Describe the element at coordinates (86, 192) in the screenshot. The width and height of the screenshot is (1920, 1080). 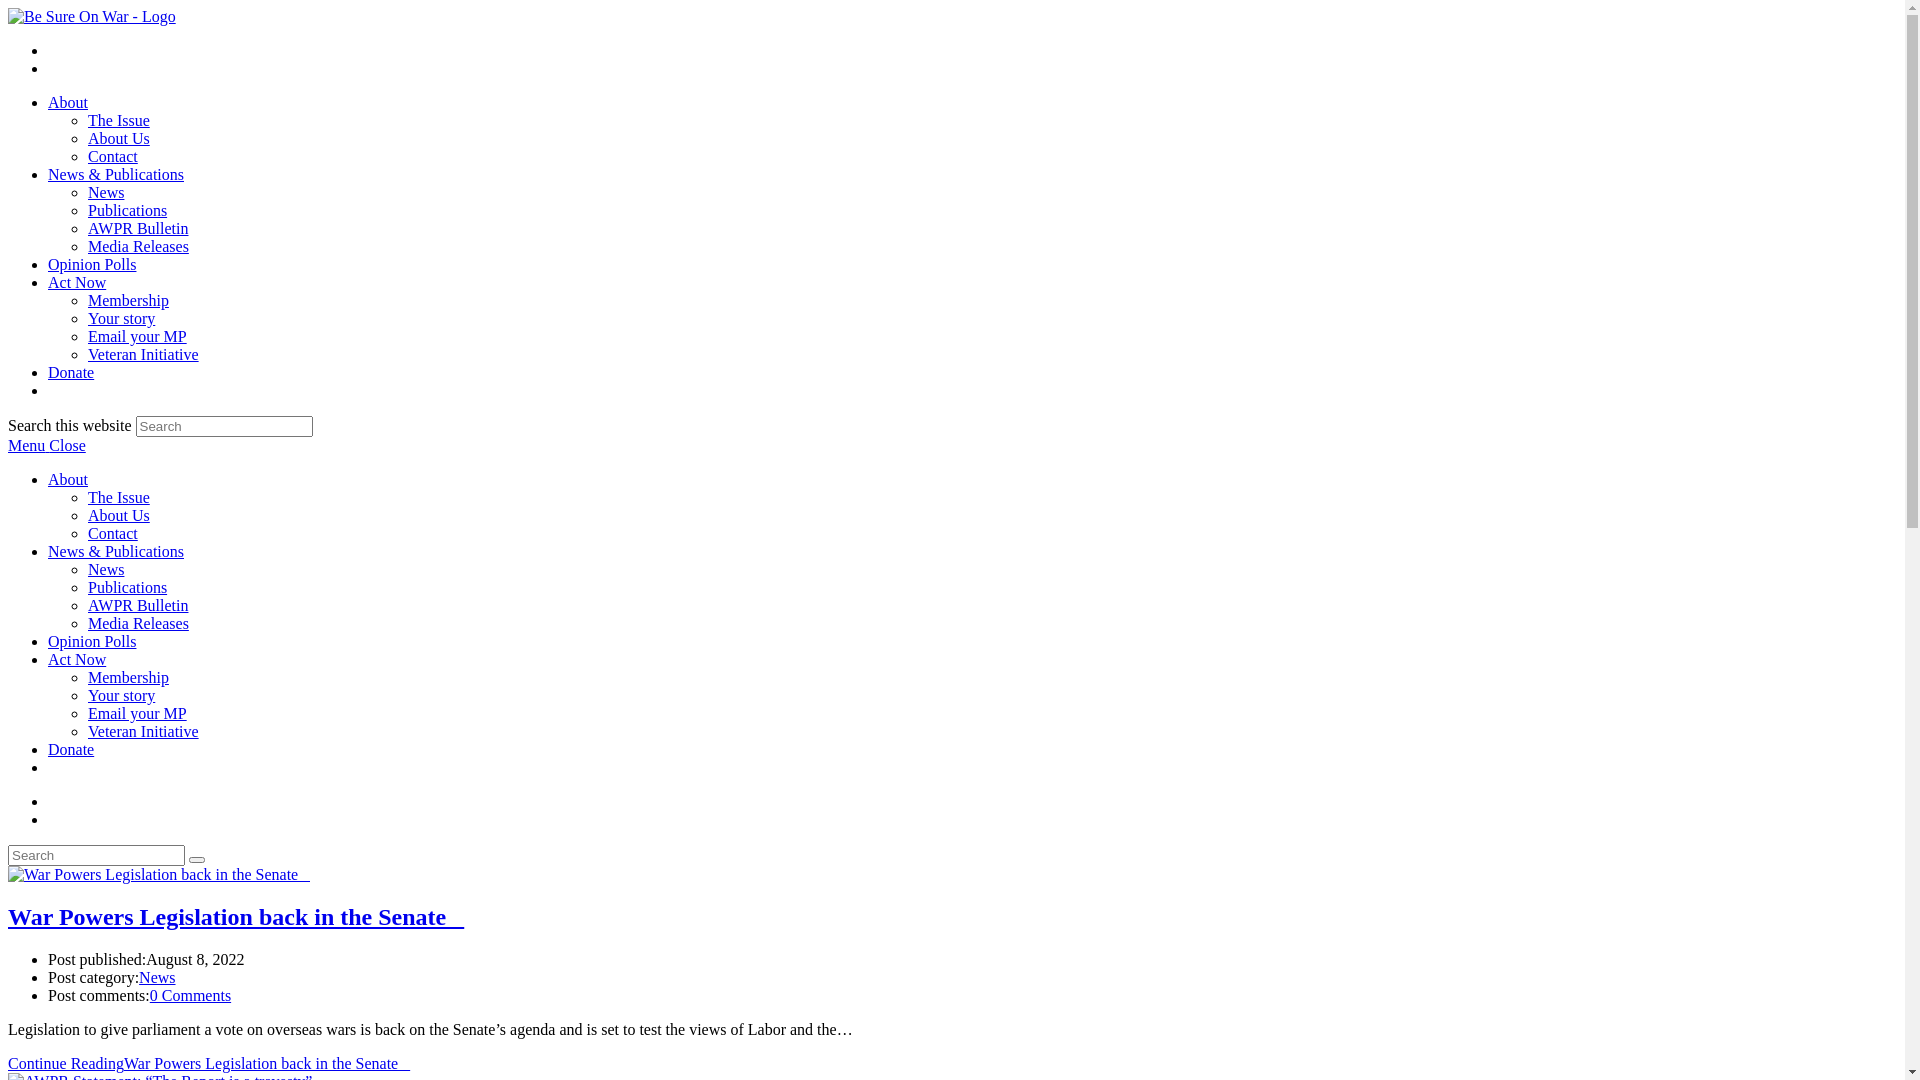
I see `'News'` at that location.